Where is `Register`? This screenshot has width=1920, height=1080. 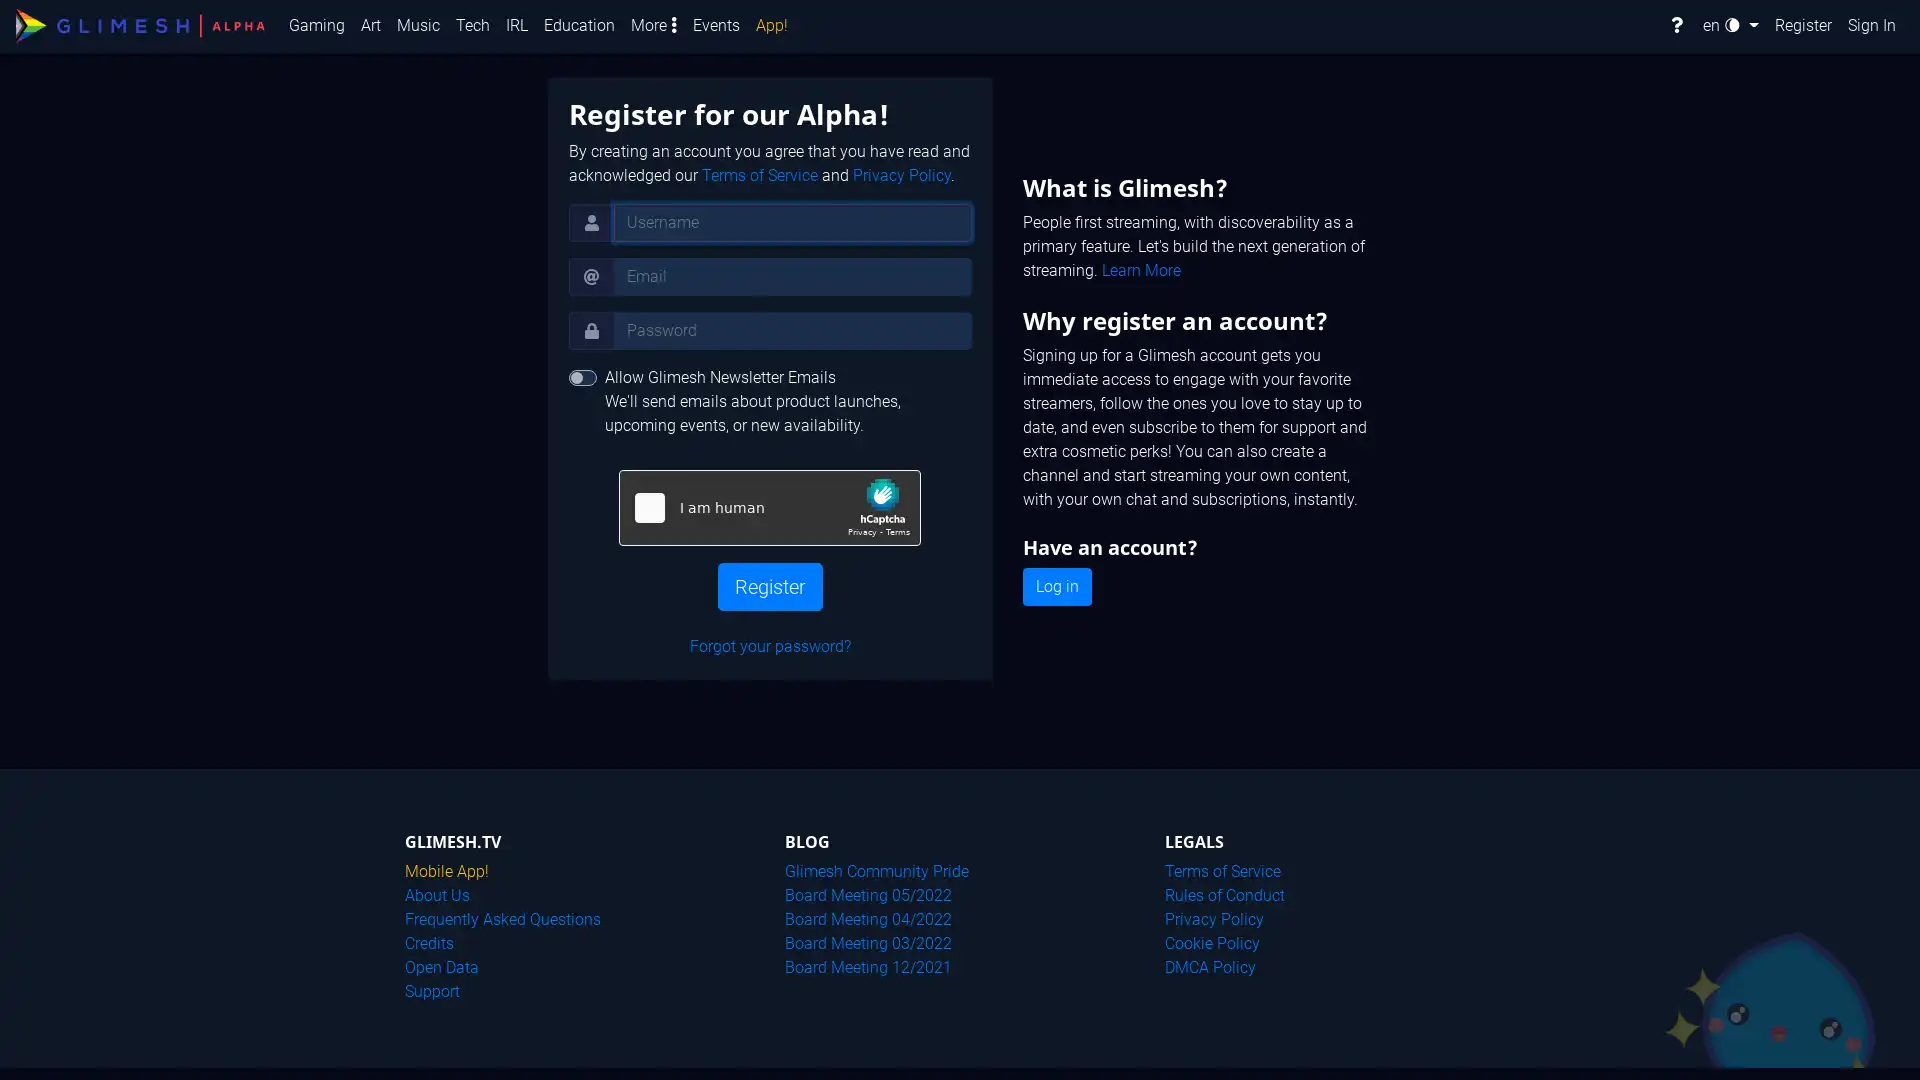
Register is located at coordinates (768, 585).